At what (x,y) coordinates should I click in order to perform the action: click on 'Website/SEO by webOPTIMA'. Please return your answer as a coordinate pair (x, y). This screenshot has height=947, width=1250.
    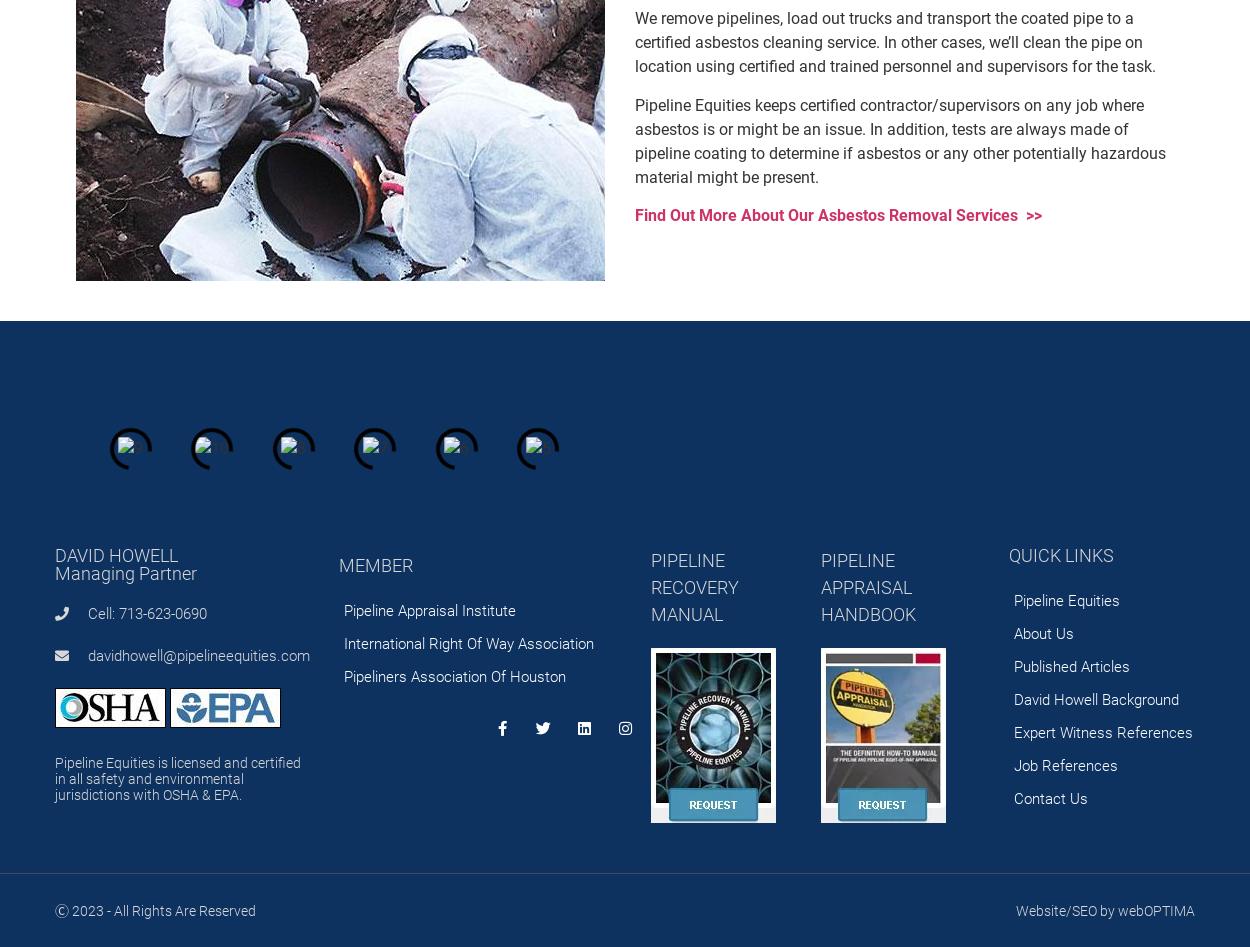
    Looking at the image, I should click on (1104, 908).